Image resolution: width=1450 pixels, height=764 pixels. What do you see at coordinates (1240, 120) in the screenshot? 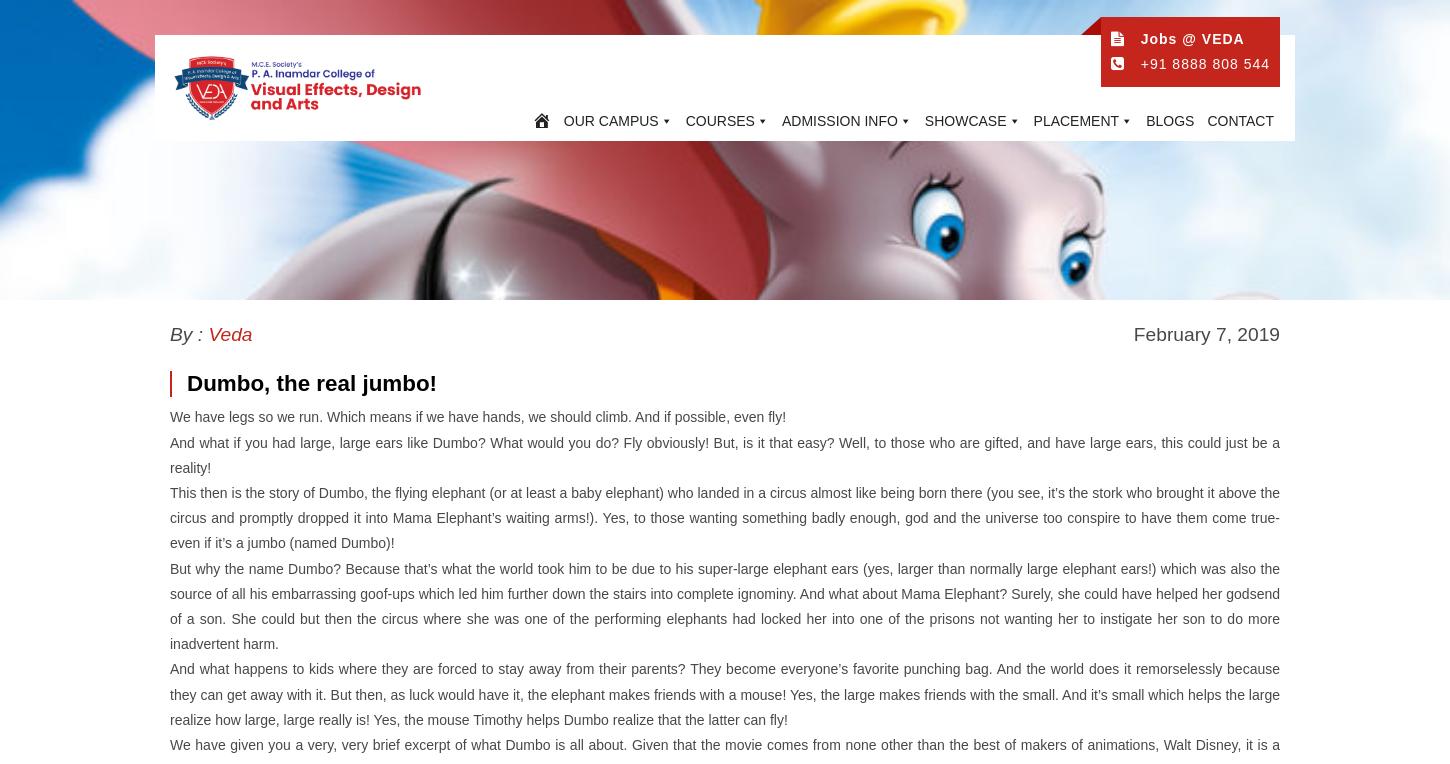
I see `'CONTACT'` at bounding box center [1240, 120].